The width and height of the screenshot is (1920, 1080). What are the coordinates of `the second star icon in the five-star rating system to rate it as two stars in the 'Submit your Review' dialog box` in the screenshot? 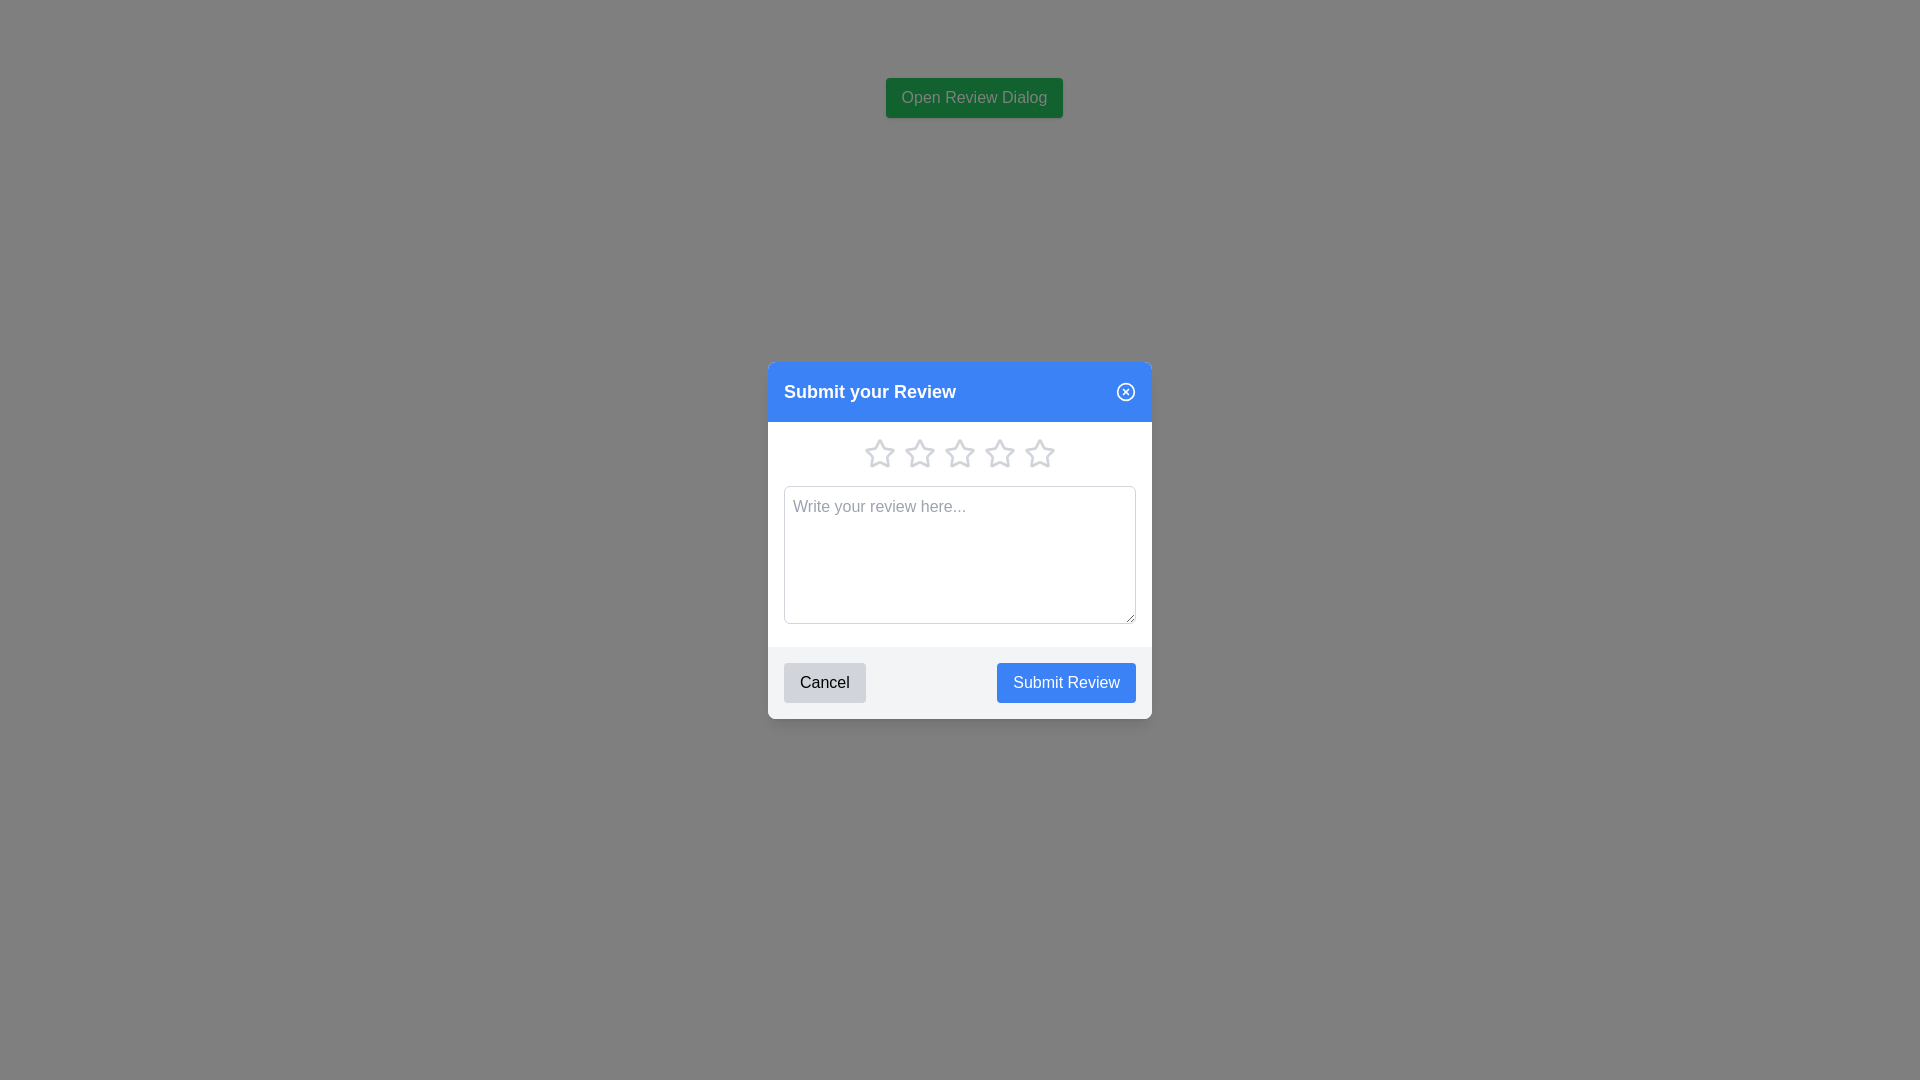 It's located at (999, 452).